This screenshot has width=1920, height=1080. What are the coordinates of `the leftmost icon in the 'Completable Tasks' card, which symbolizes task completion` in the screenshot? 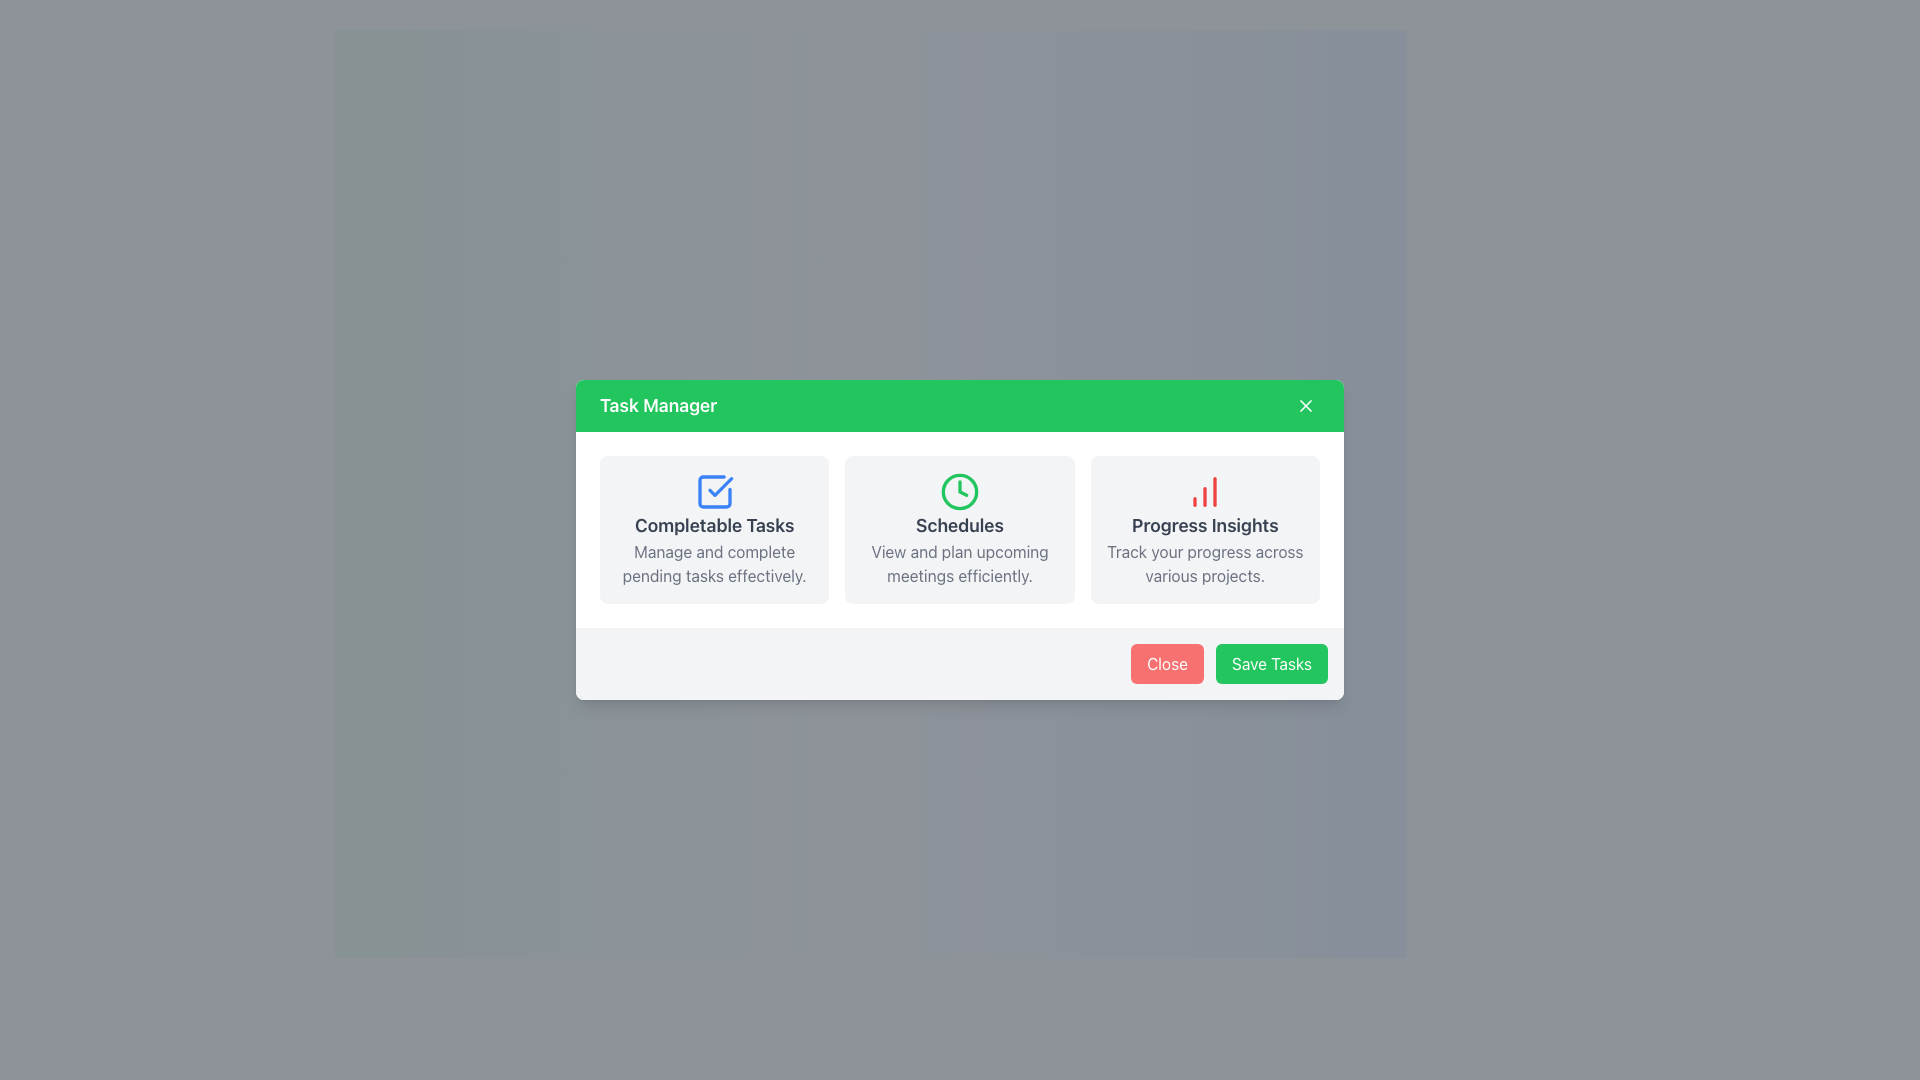 It's located at (714, 492).